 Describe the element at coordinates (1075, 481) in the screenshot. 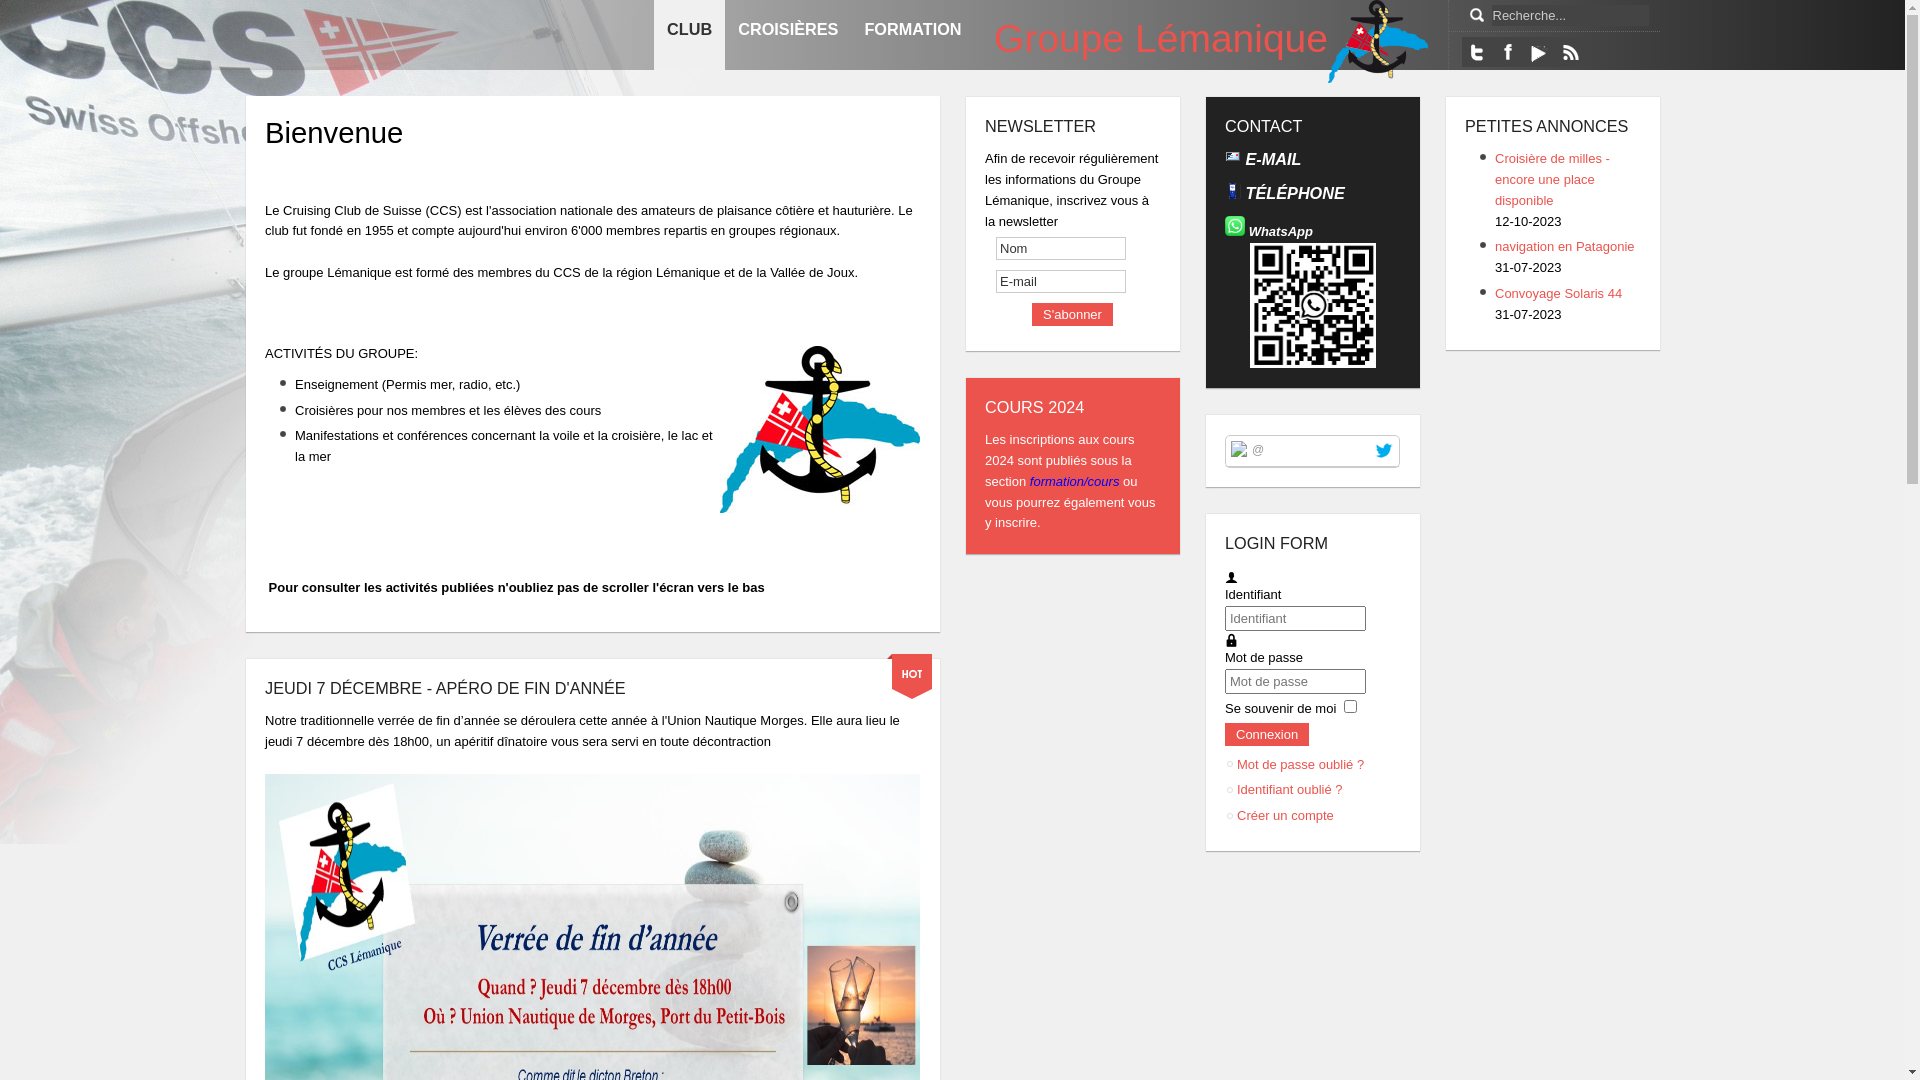

I see `'formation/cours'` at that location.